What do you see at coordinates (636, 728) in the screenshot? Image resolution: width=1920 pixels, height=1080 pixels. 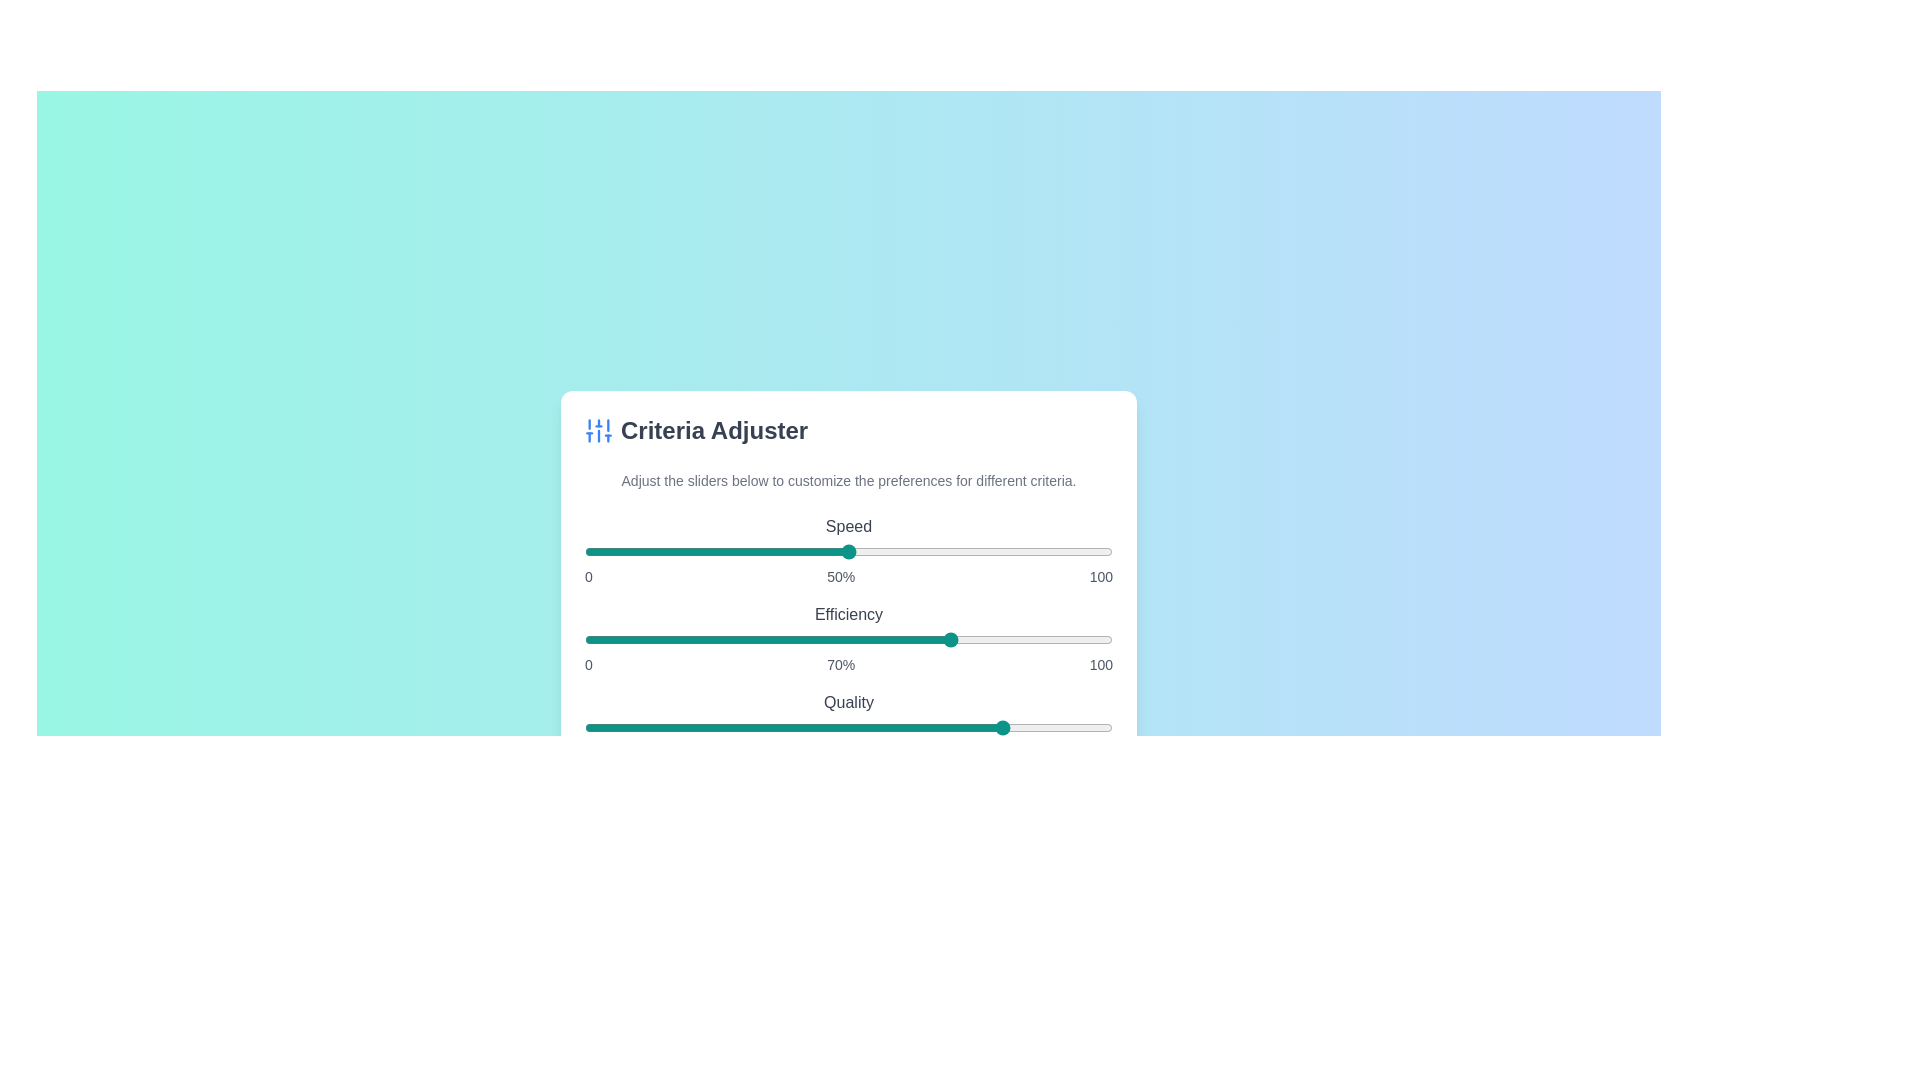 I see `the 'Quality' slider to set its value to 10` at bounding box center [636, 728].